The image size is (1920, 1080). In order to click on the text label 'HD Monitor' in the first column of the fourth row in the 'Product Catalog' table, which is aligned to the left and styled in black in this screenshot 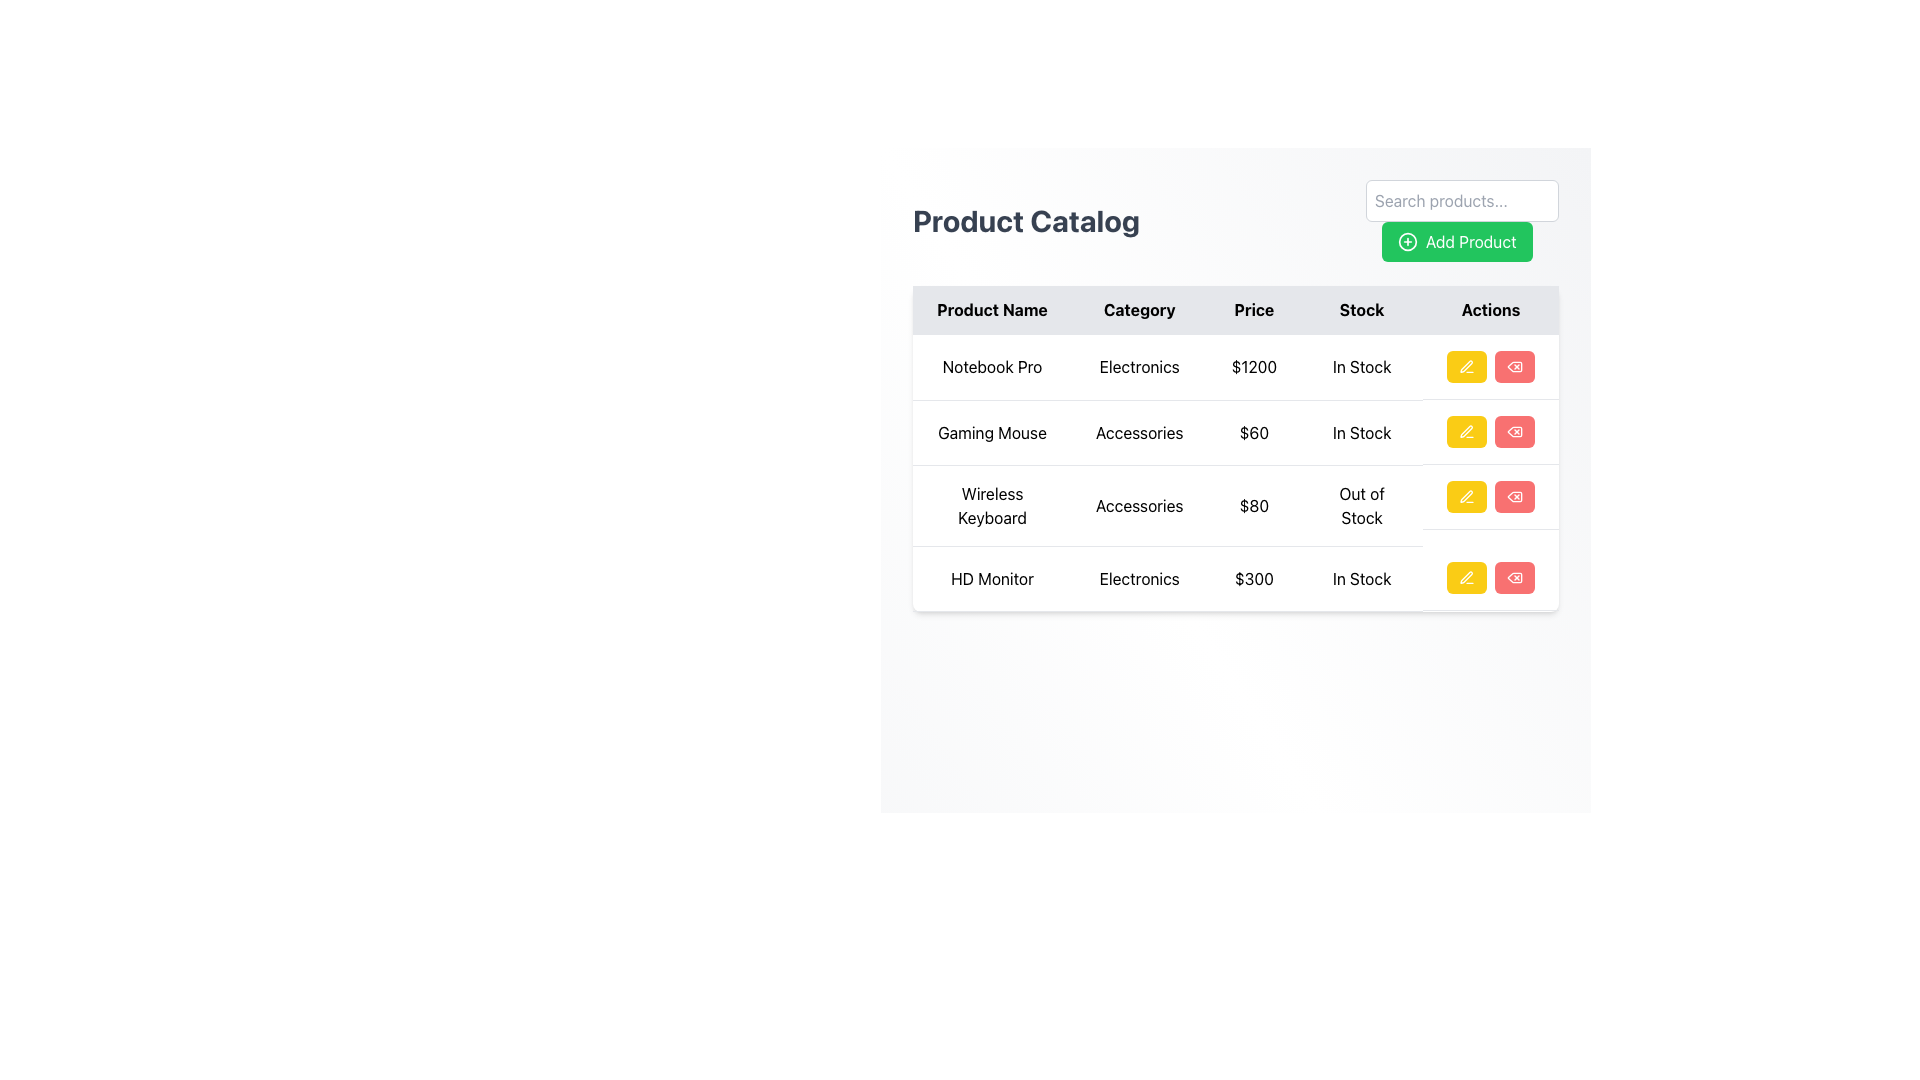, I will do `click(992, 578)`.